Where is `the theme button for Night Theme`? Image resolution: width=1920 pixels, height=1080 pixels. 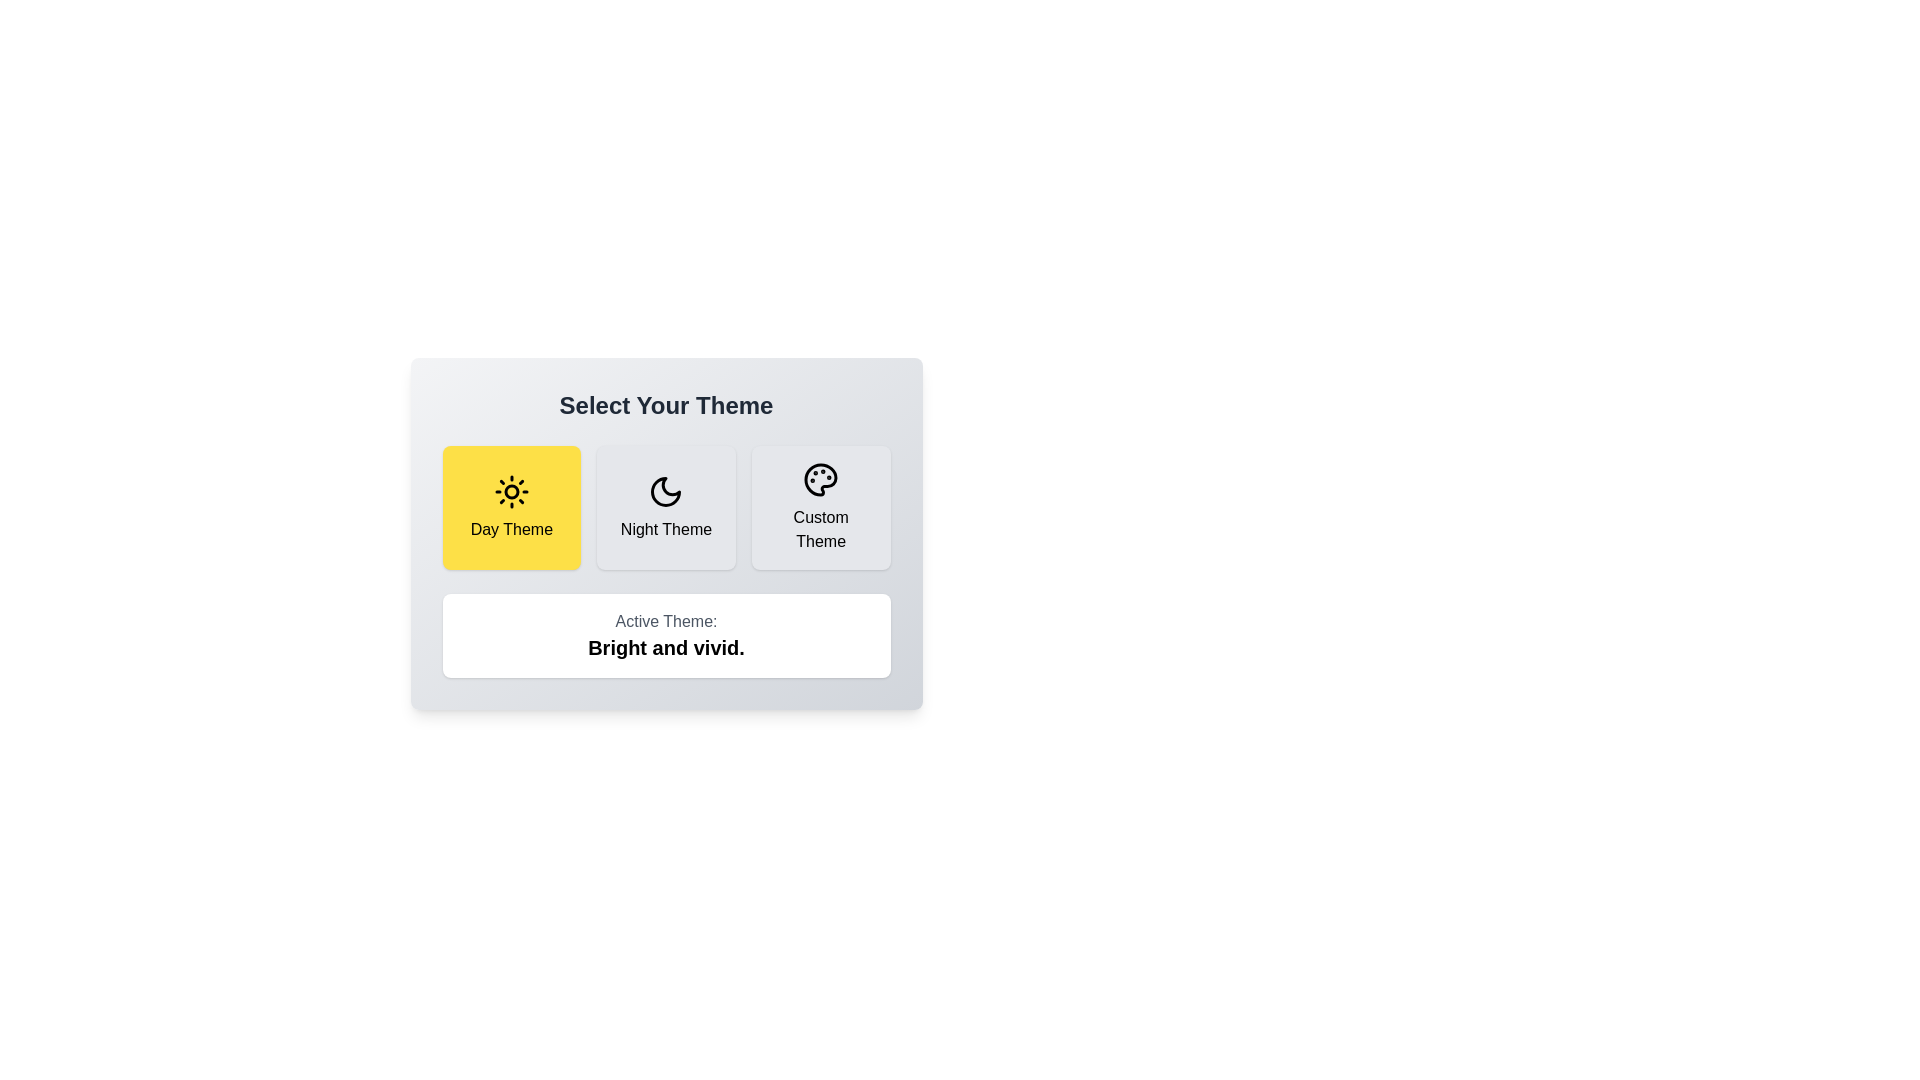
the theme button for Night Theme is located at coordinates (666, 507).